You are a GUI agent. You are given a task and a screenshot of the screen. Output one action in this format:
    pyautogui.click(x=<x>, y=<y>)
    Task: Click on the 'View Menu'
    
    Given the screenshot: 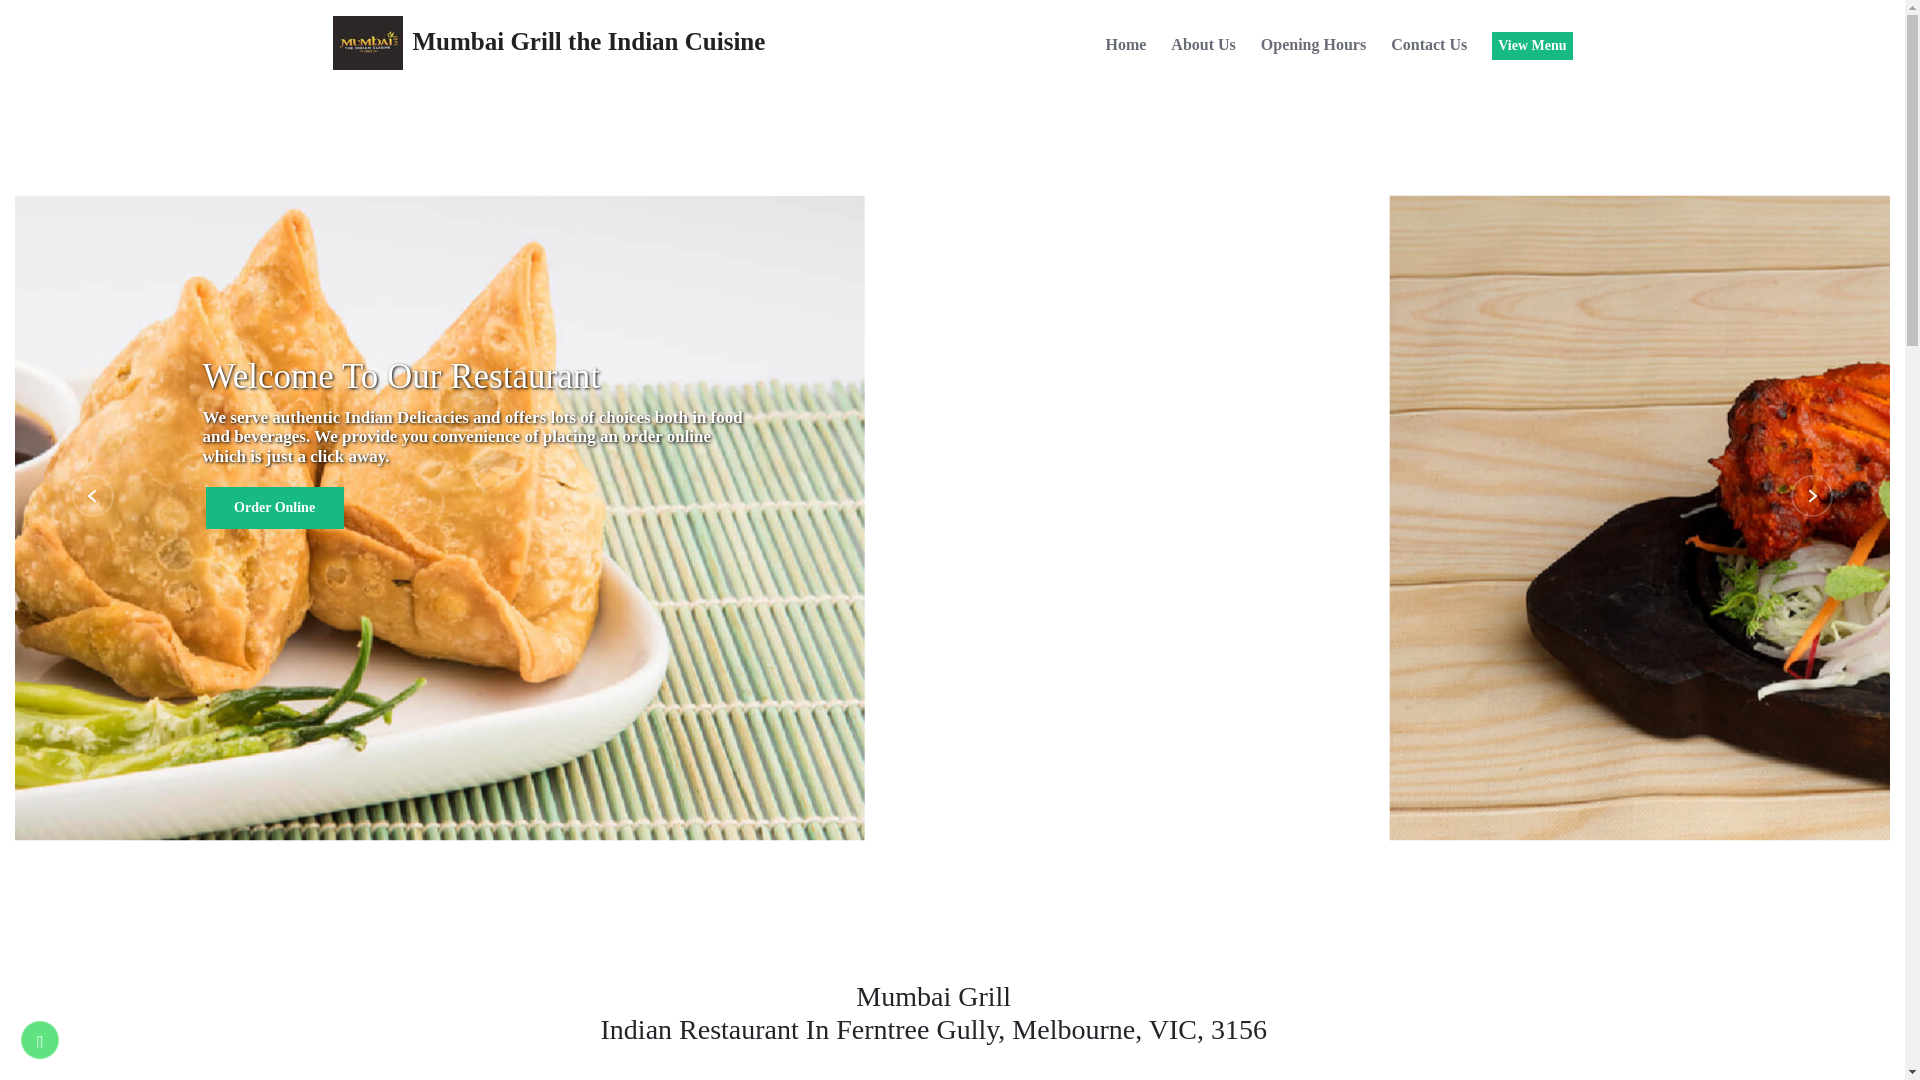 What is the action you would take?
    pyautogui.click(x=1530, y=45)
    